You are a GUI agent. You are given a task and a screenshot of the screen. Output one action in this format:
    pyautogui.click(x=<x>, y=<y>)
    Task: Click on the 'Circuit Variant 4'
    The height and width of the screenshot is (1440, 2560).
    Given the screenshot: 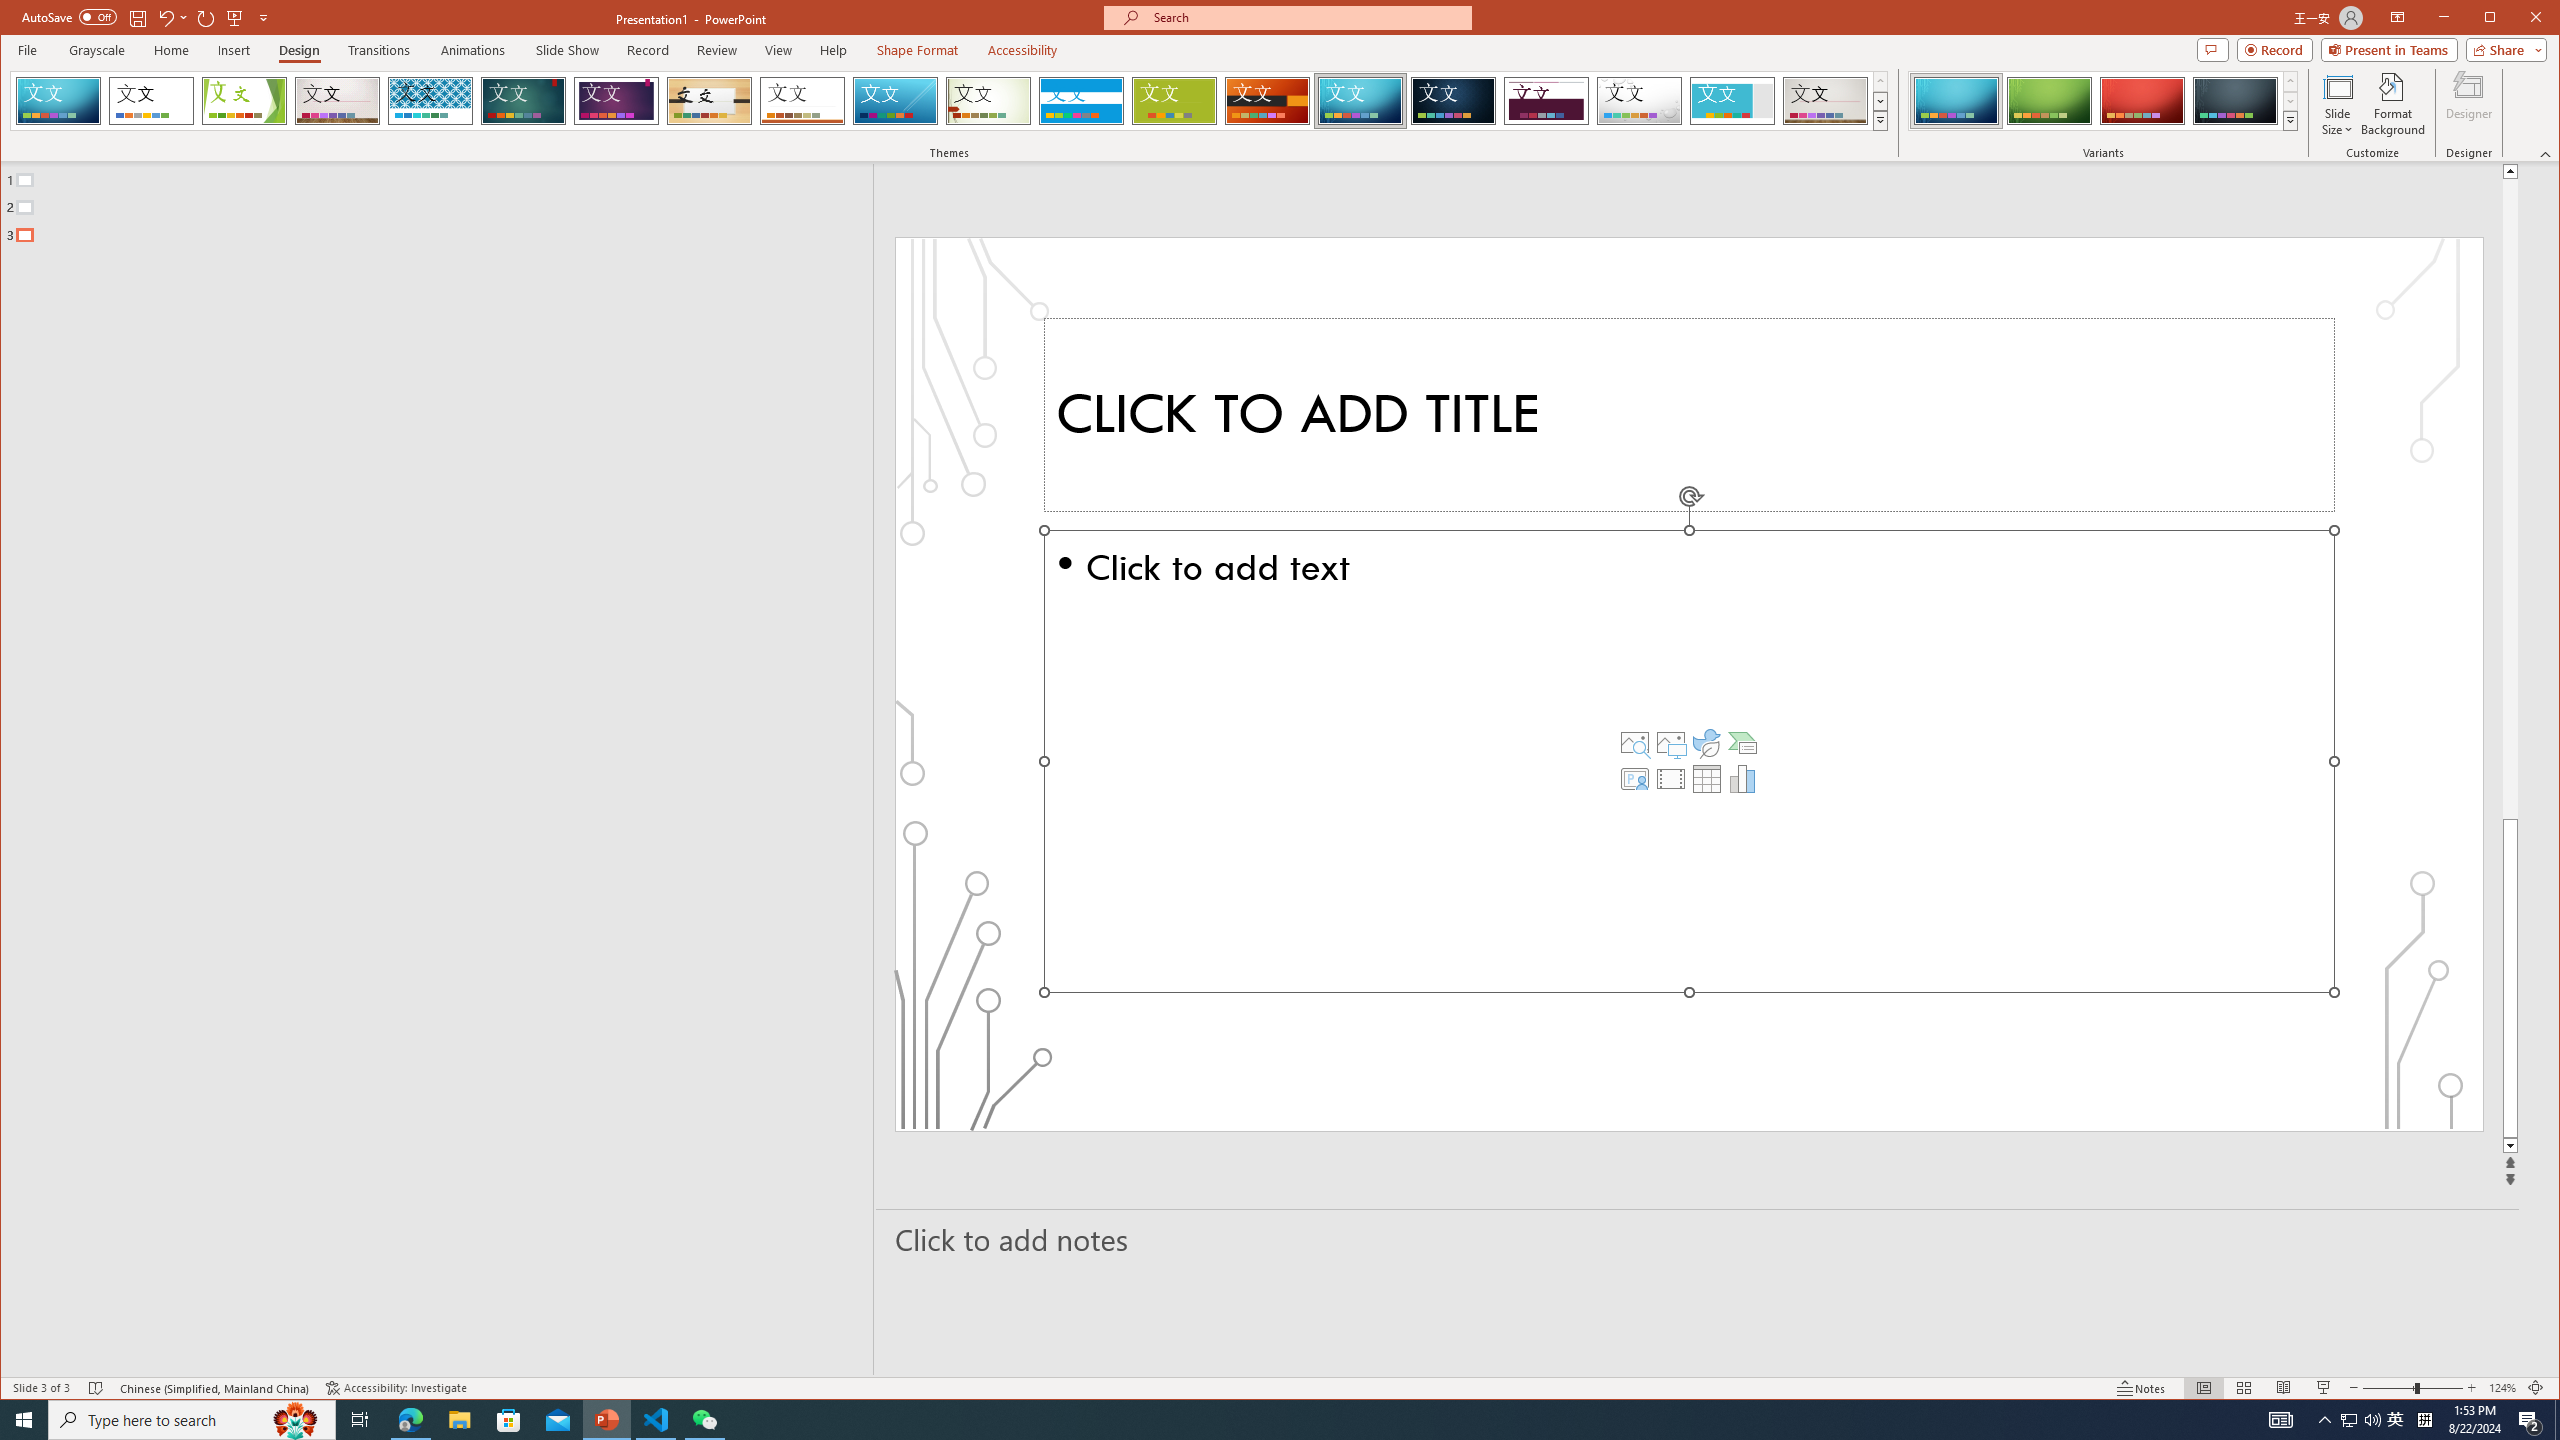 What is the action you would take?
    pyautogui.click(x=2233, y=100)
    